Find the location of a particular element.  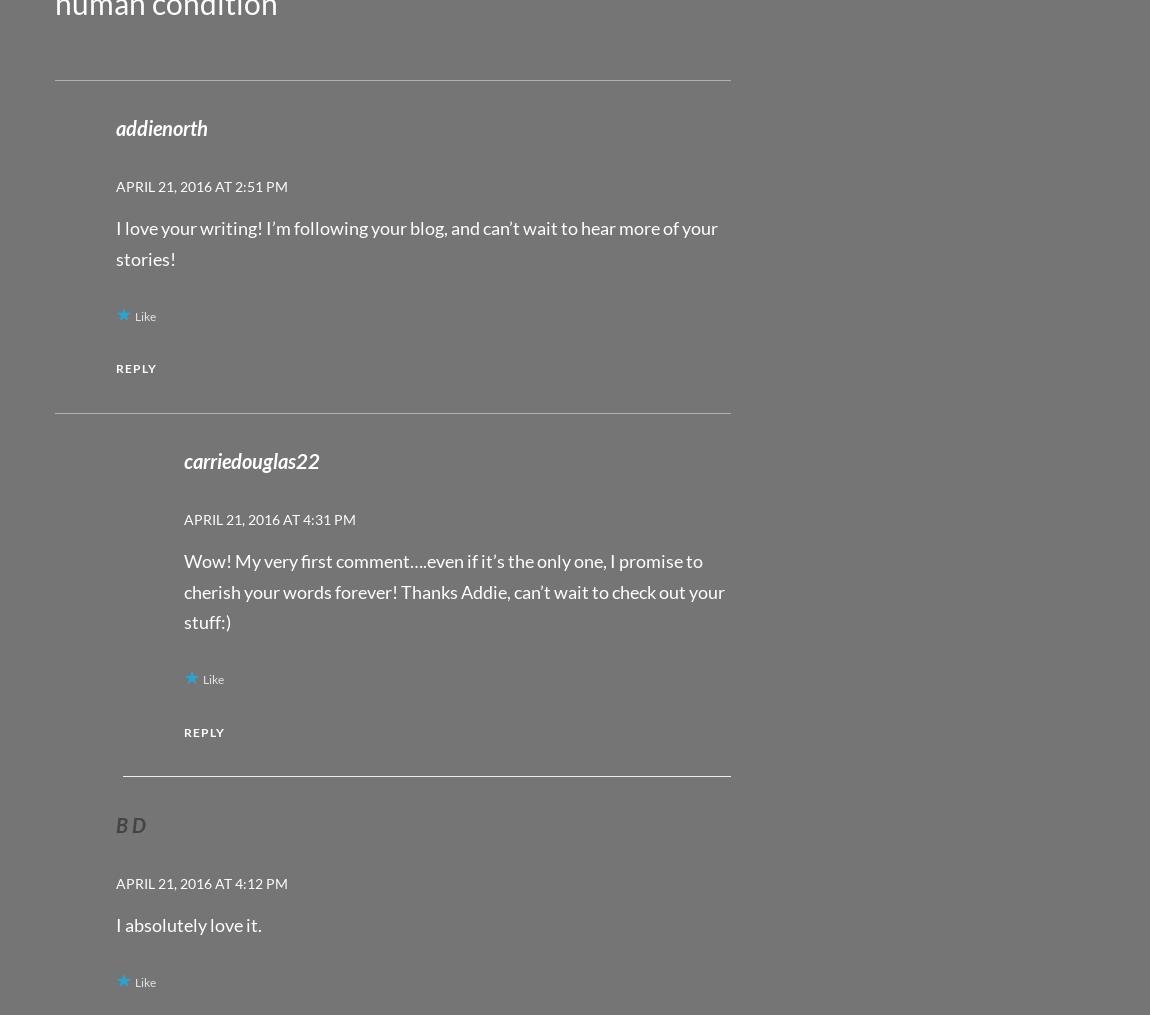

'April 21, 2016 at 2:51 pm' is located at coordinates (201, 185).